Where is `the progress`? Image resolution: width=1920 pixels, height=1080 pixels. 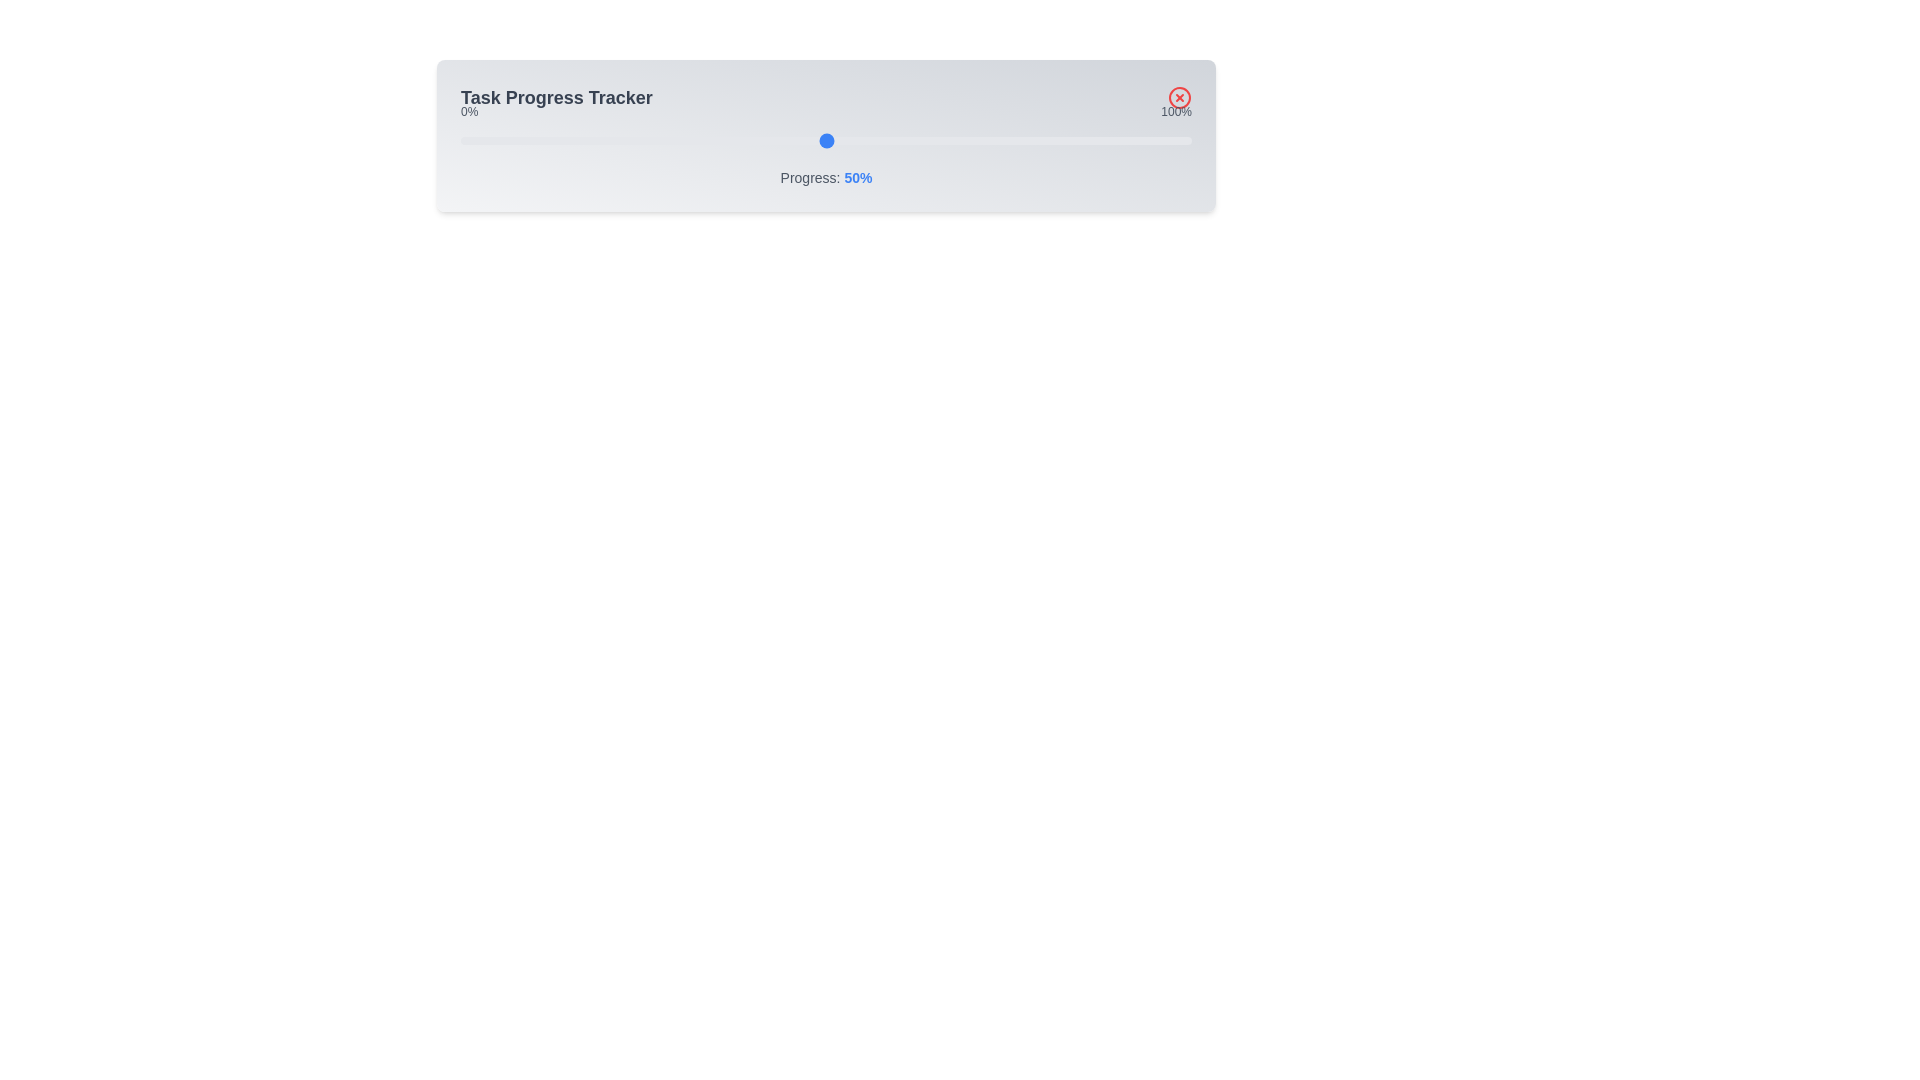 the progress is located at coordinates (569, 140).